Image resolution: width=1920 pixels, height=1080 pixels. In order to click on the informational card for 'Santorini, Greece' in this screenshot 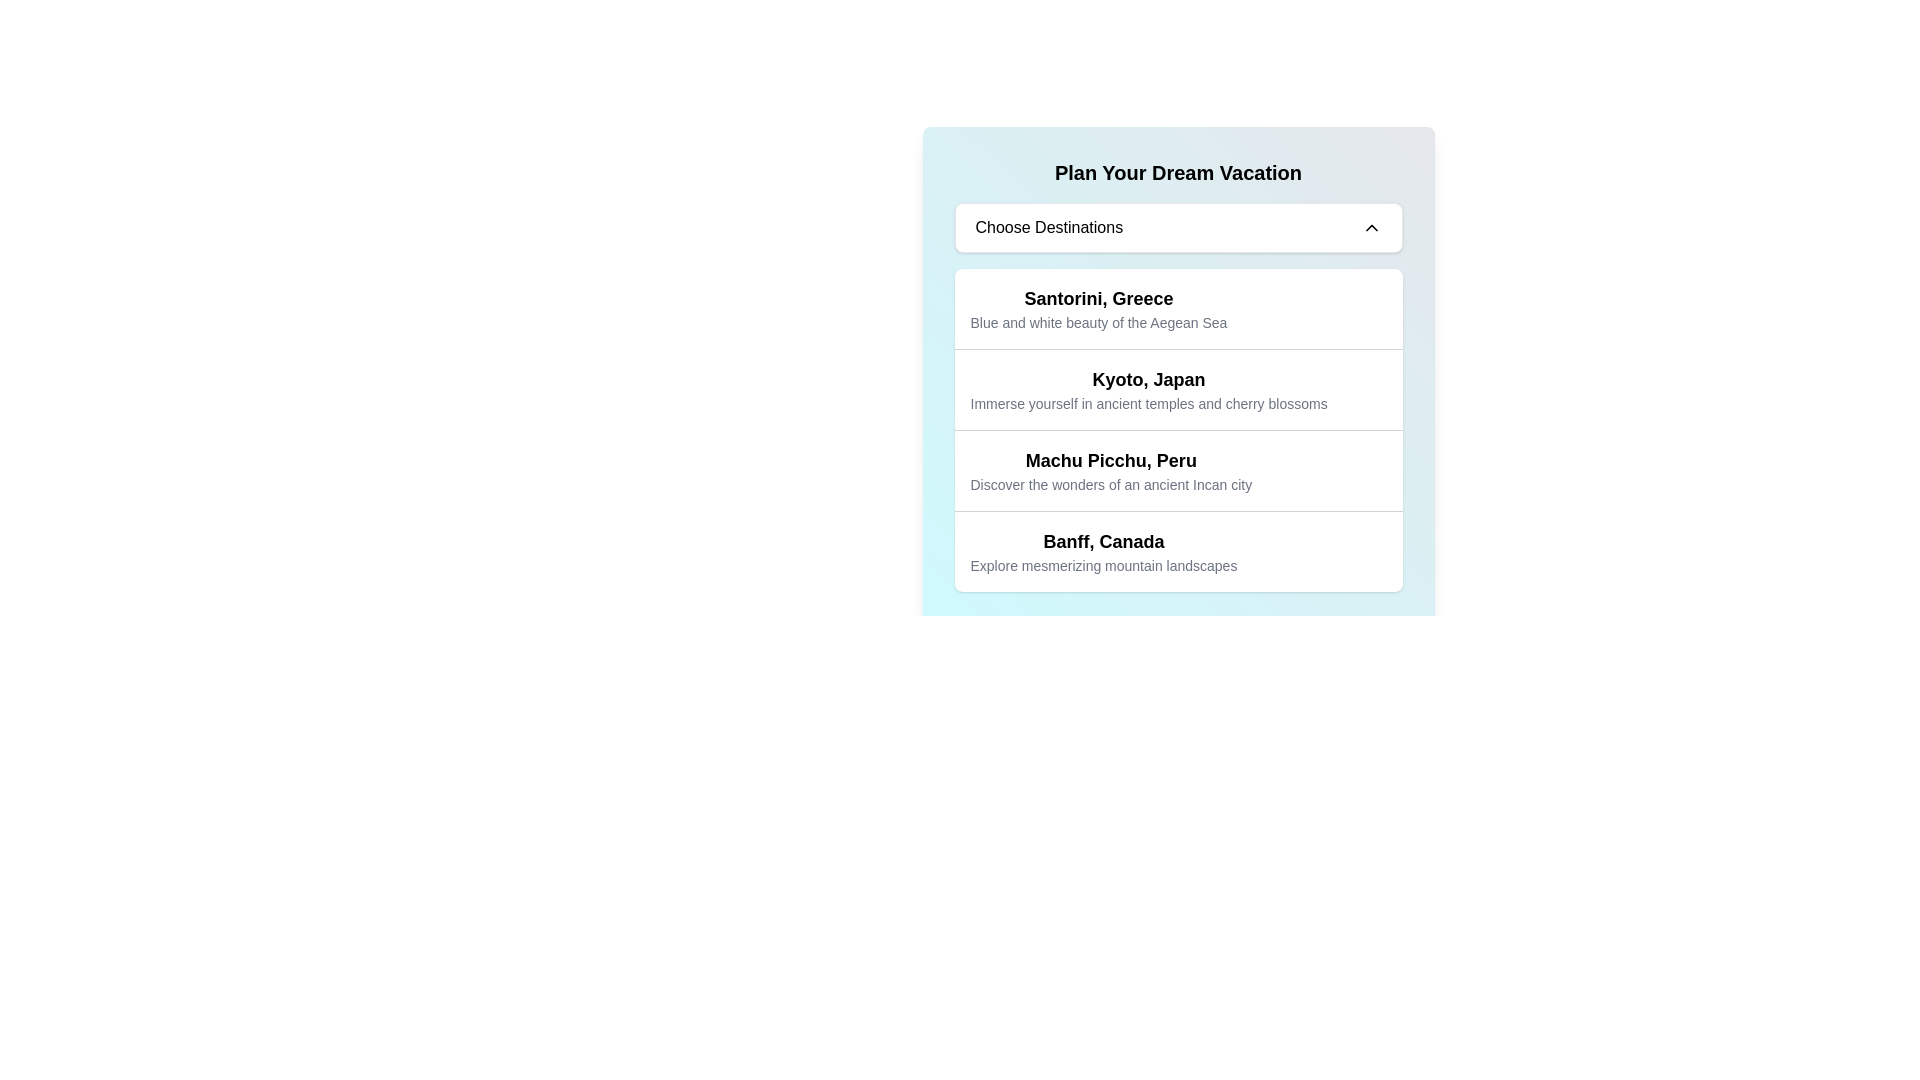, I will do `click(1178, 308)`.